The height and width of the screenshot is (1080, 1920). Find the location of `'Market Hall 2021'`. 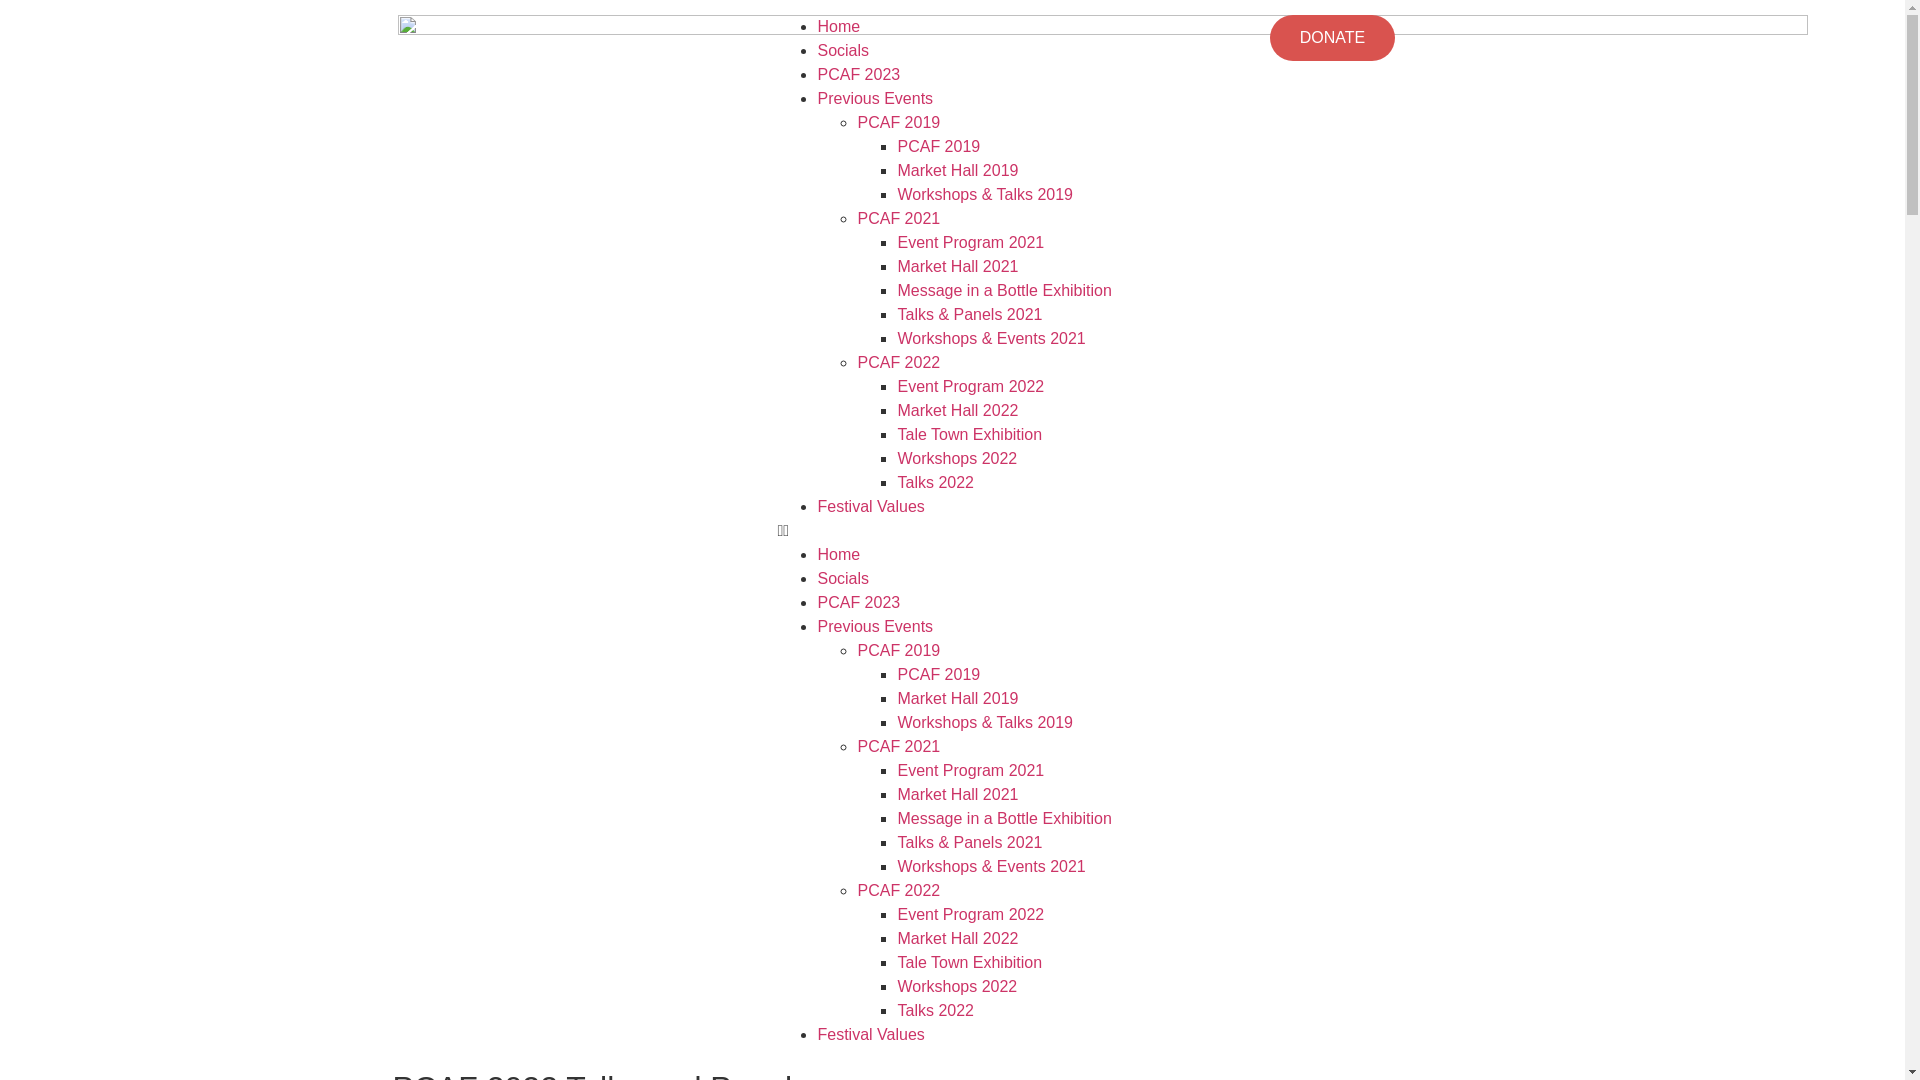

'Market Hall 2021' is located at coordinates (956, 265).